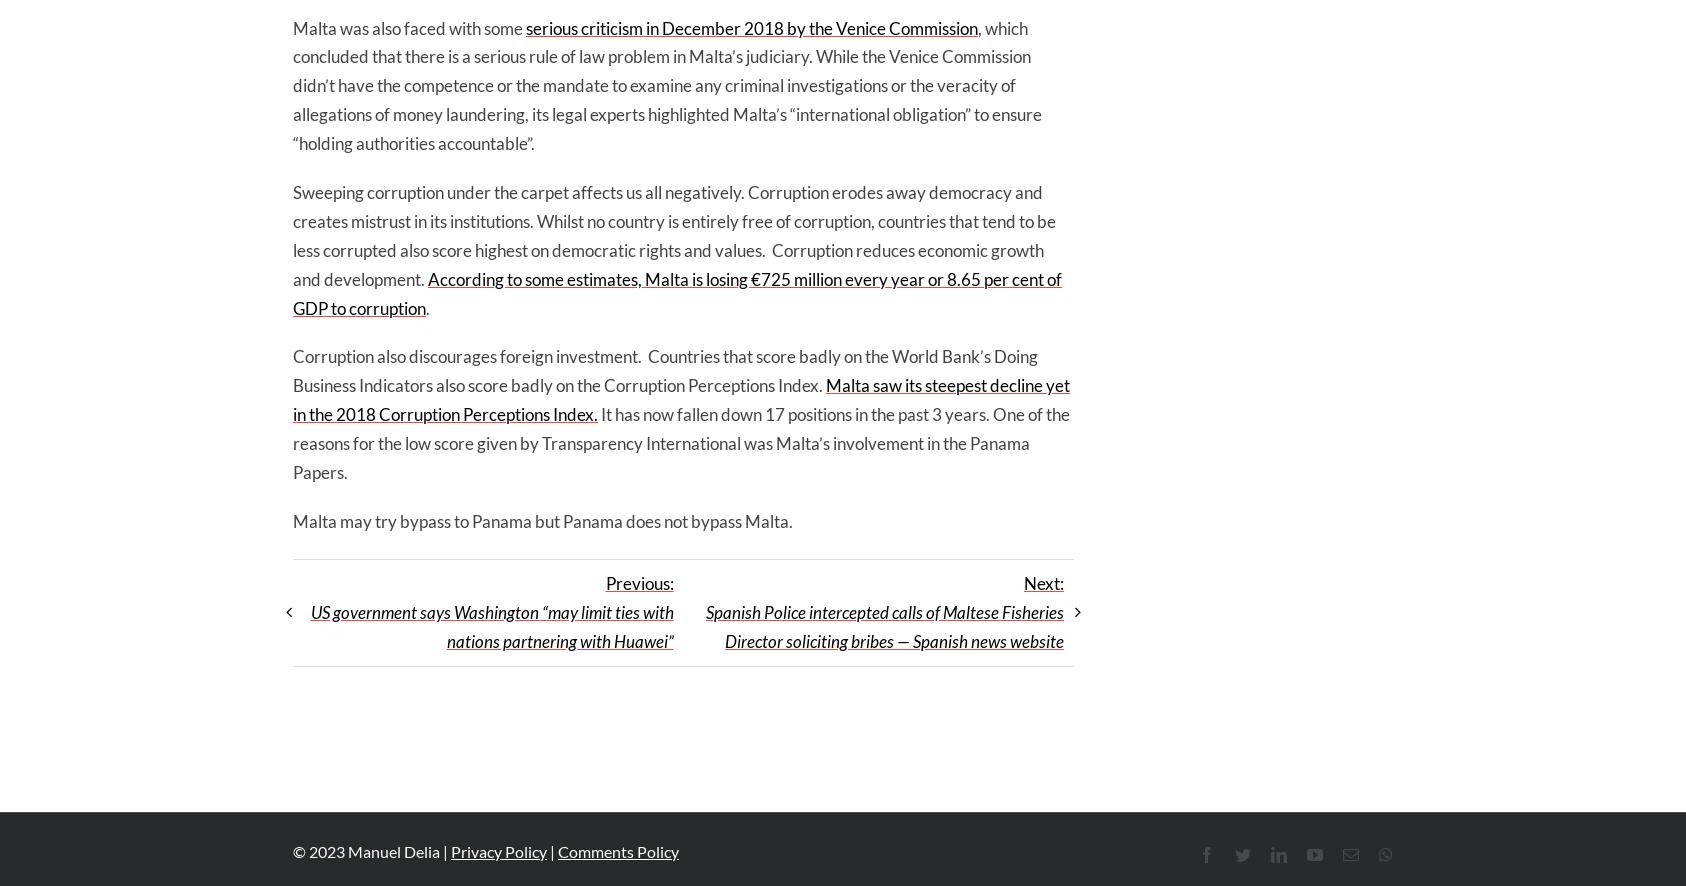  What do you see at coordinates (883, 625) in the screenshot?
I see `'Spanish Police intercepted calls of Maltese Fisheries Director soliciting bribes — Spanish news website'` at bounding box center [883, 625].